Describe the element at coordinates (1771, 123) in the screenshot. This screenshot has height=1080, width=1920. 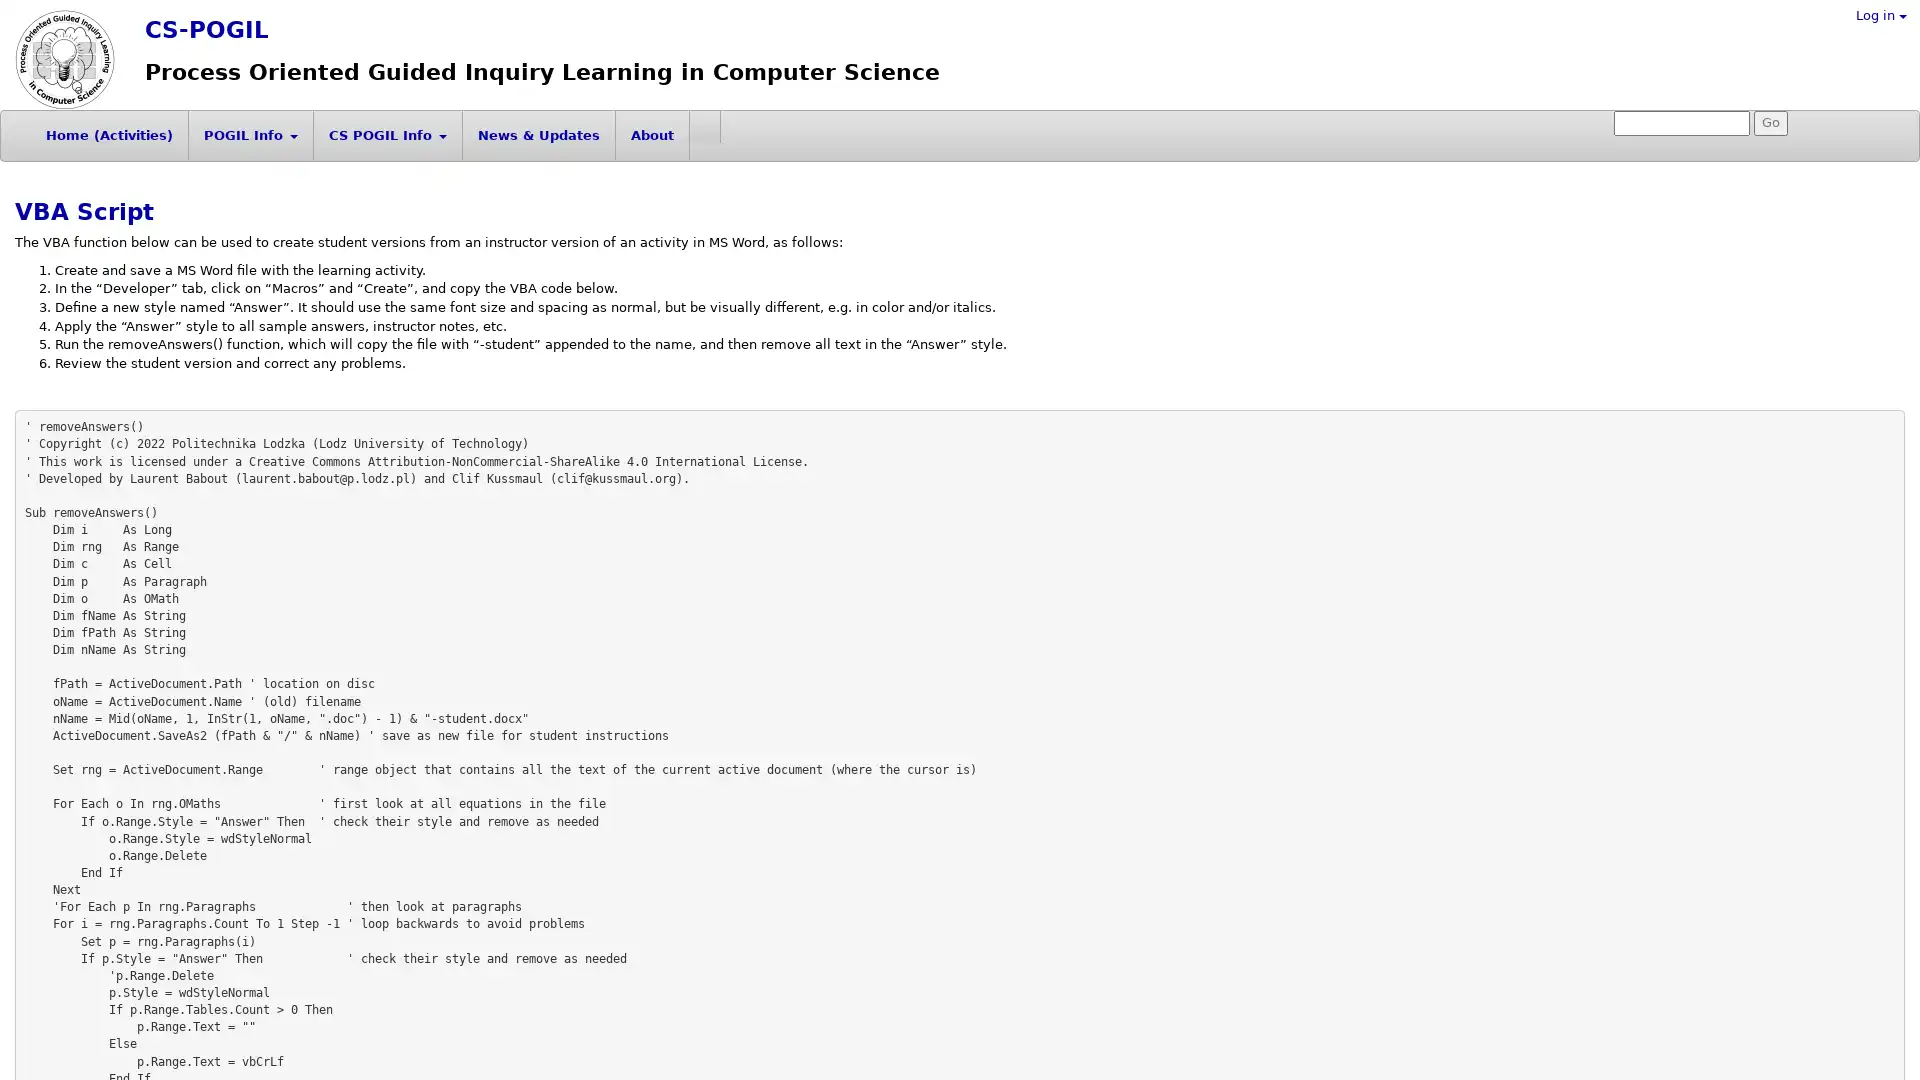
I see `Go` at that location.